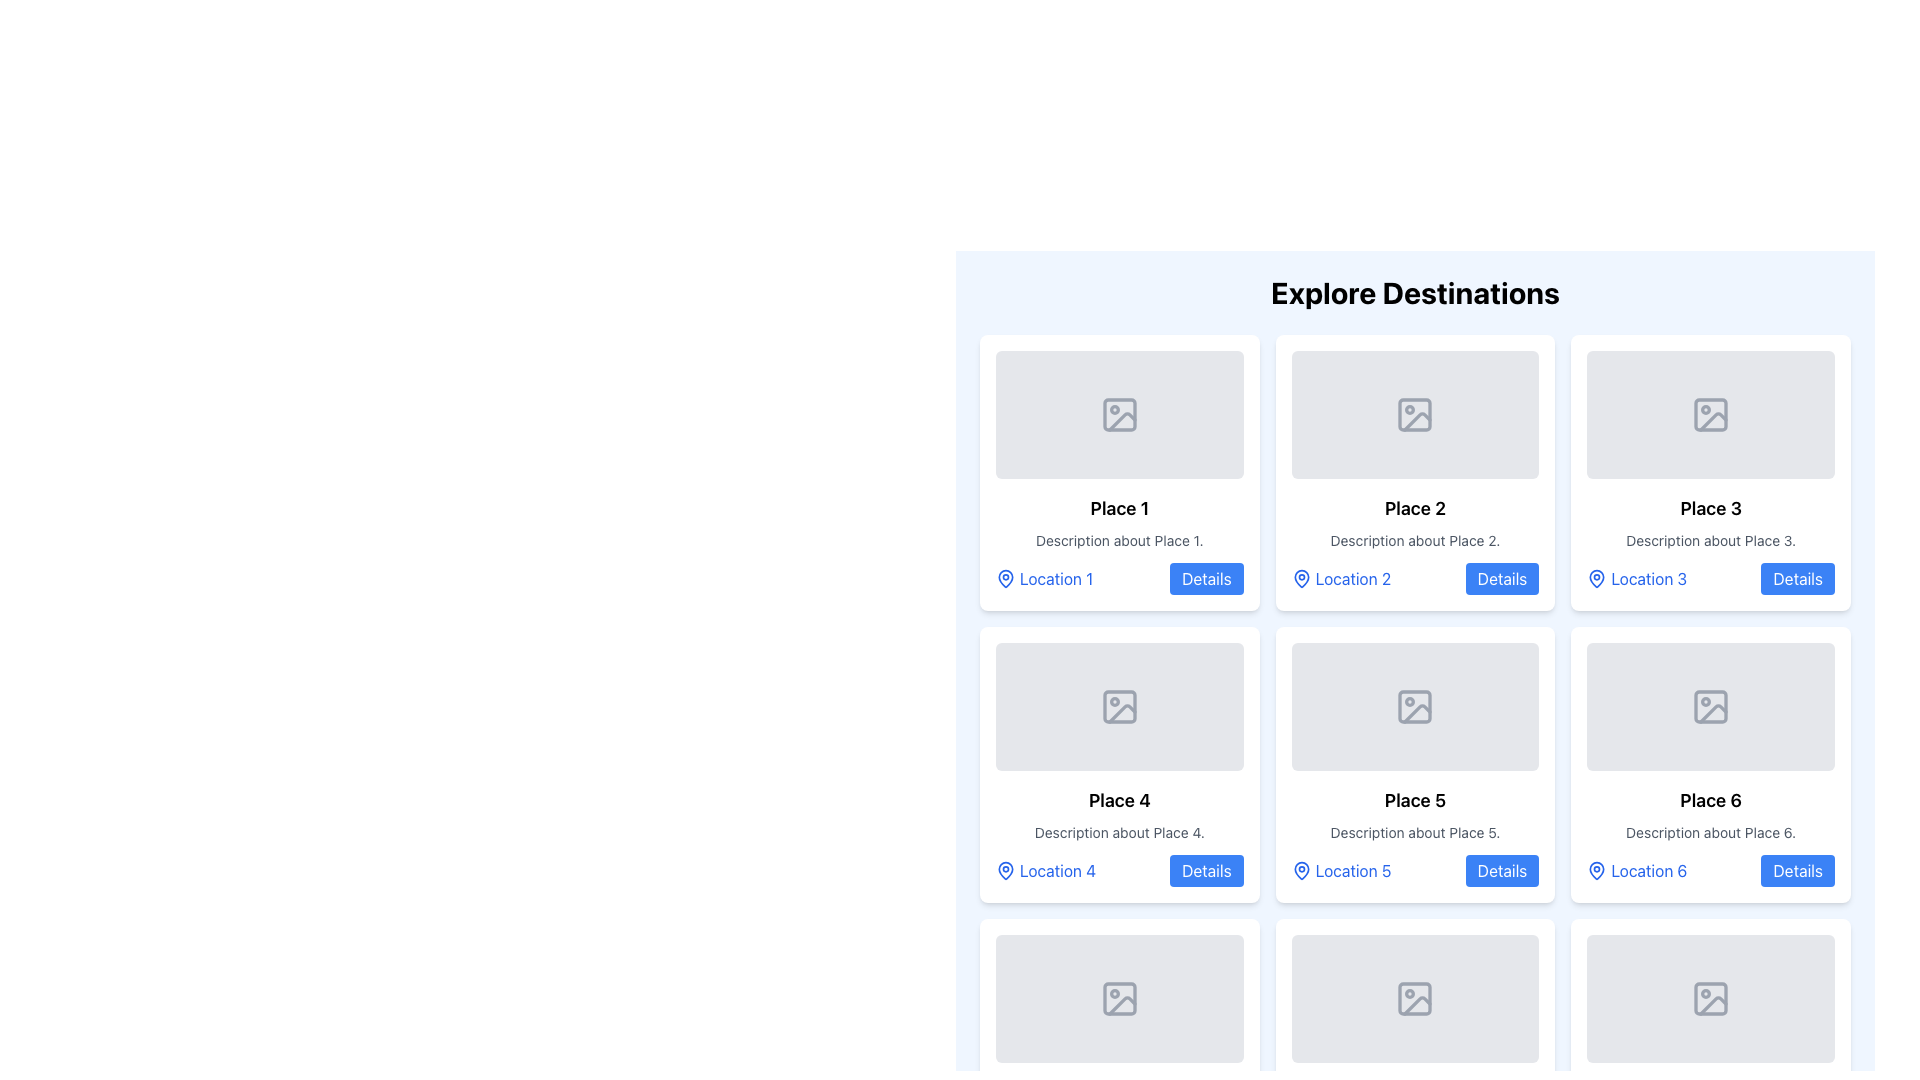 This screenshot has width=1920, height=1080. Describe the element at coordinates (1710, 999) in the screenshot. I see `the image placeholder icon located in the lower-right area of the 'Place 6' card in the grid layout` at that location.